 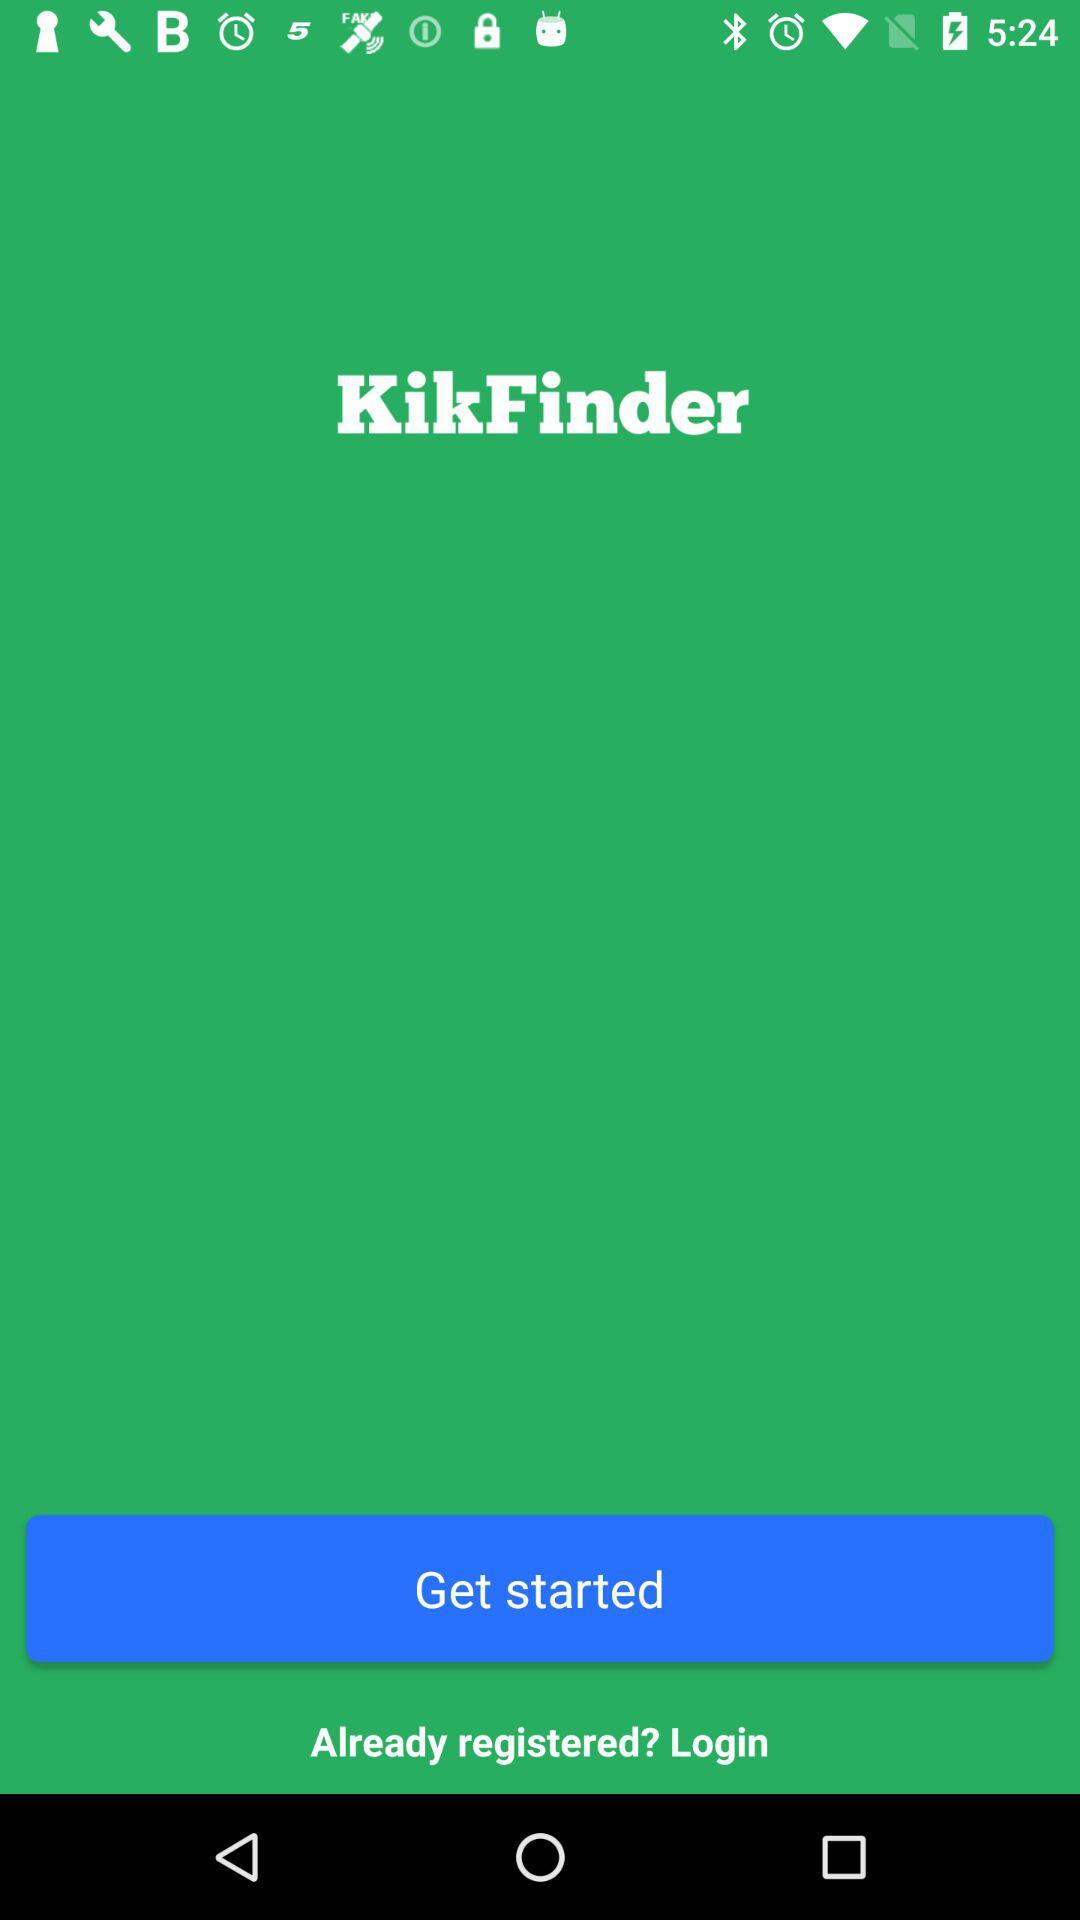 What do you see at coordinates (540, 1740) in the screenshot?
I see `the icon below get started icon` at bounding box center [540, 1740].